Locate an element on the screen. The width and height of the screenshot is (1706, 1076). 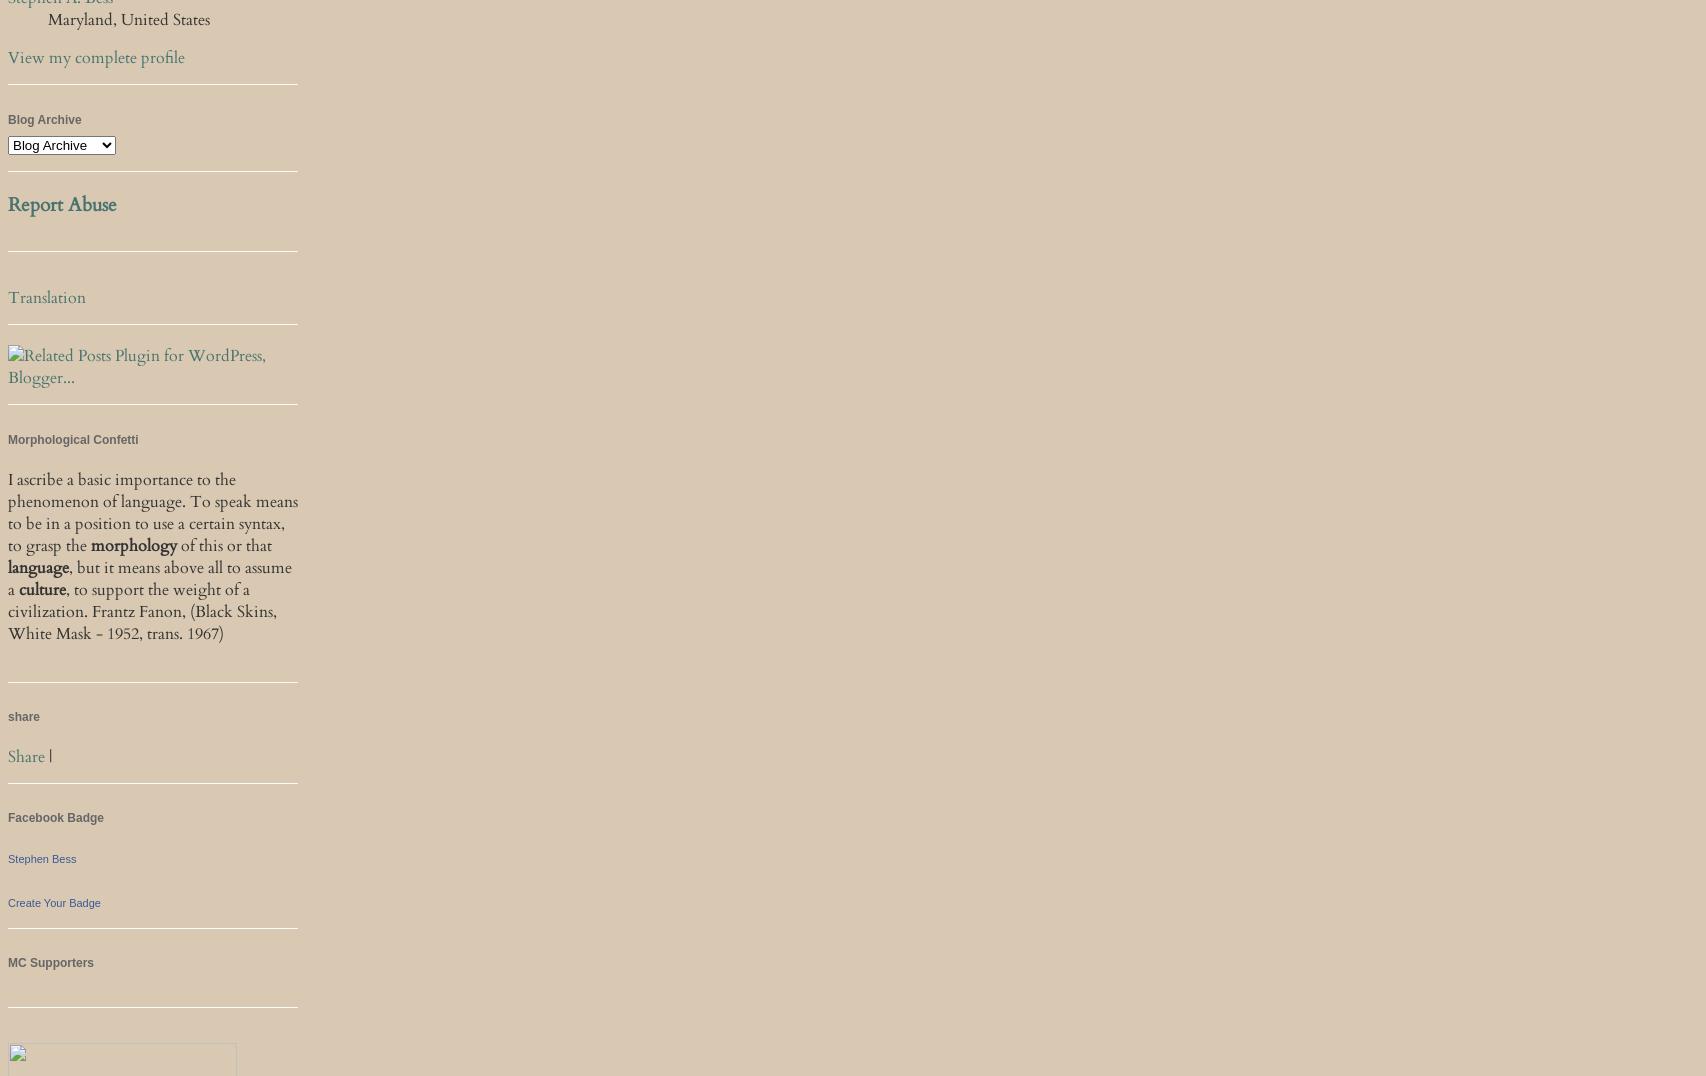
'Maryland, United States' is located at coordinates (128, 19).